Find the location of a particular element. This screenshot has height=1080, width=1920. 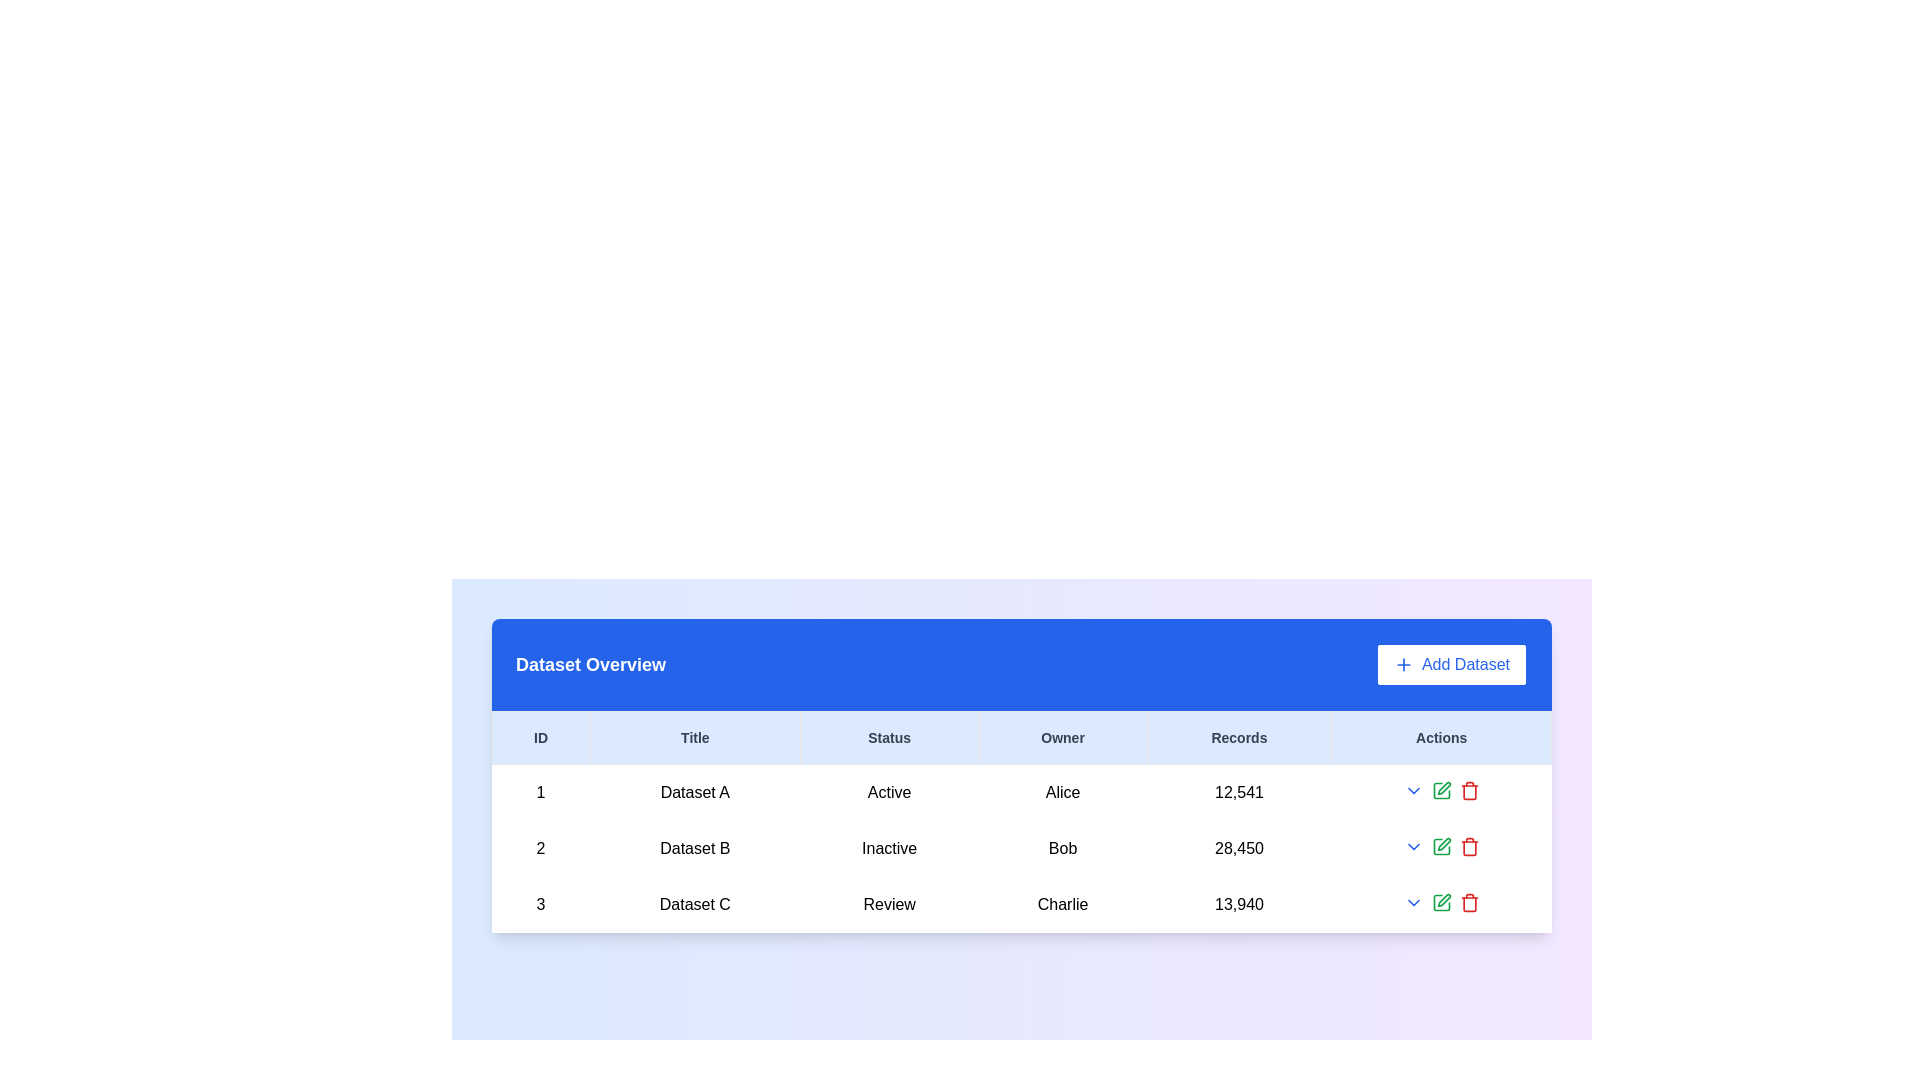

the 'Title' column header cell in the table, which is the second item from the left in the header row of the 'Dataset Overview' is located at coordinates (695, 737).